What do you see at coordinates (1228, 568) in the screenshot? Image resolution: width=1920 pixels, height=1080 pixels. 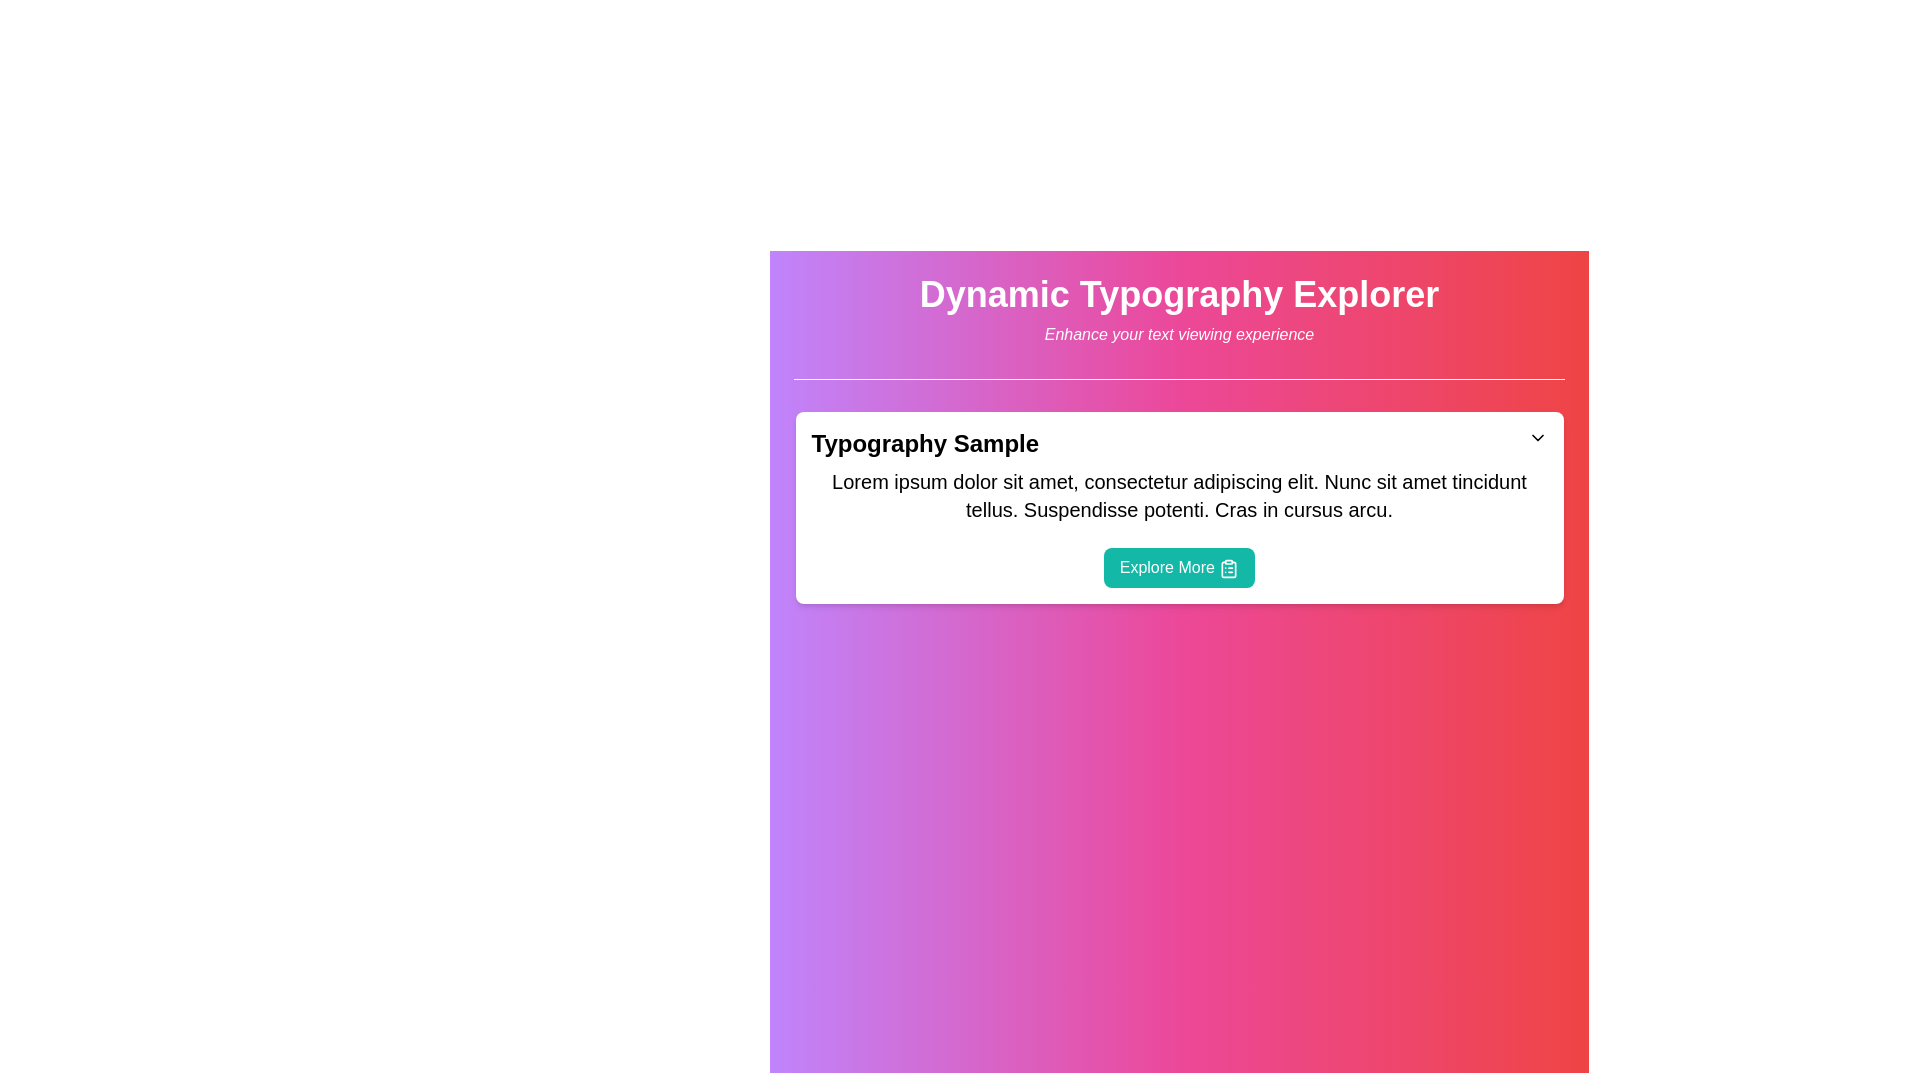 I see `the clipboard icon within the 'Explore More' button located at the bottom section of a white card` at bounding box center [1228, 568].